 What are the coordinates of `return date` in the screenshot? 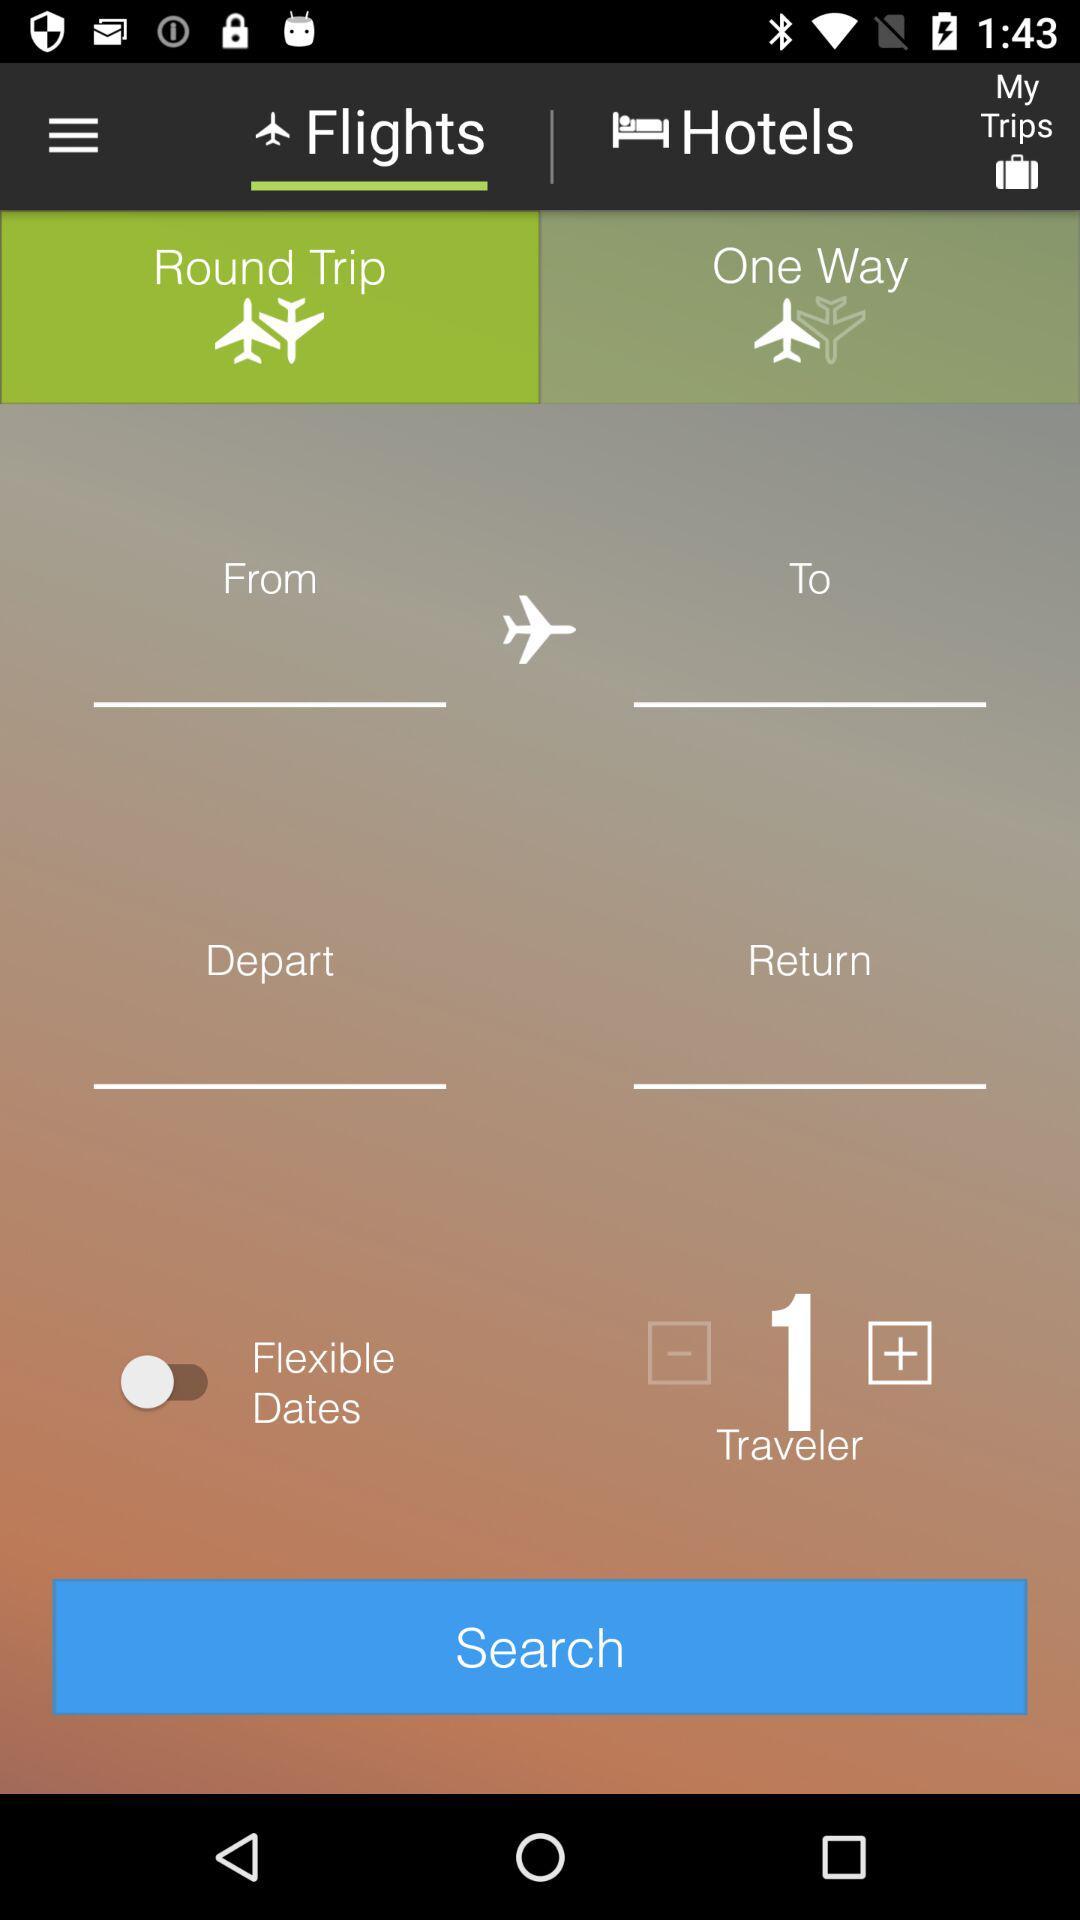 It's located at (810, 1116).